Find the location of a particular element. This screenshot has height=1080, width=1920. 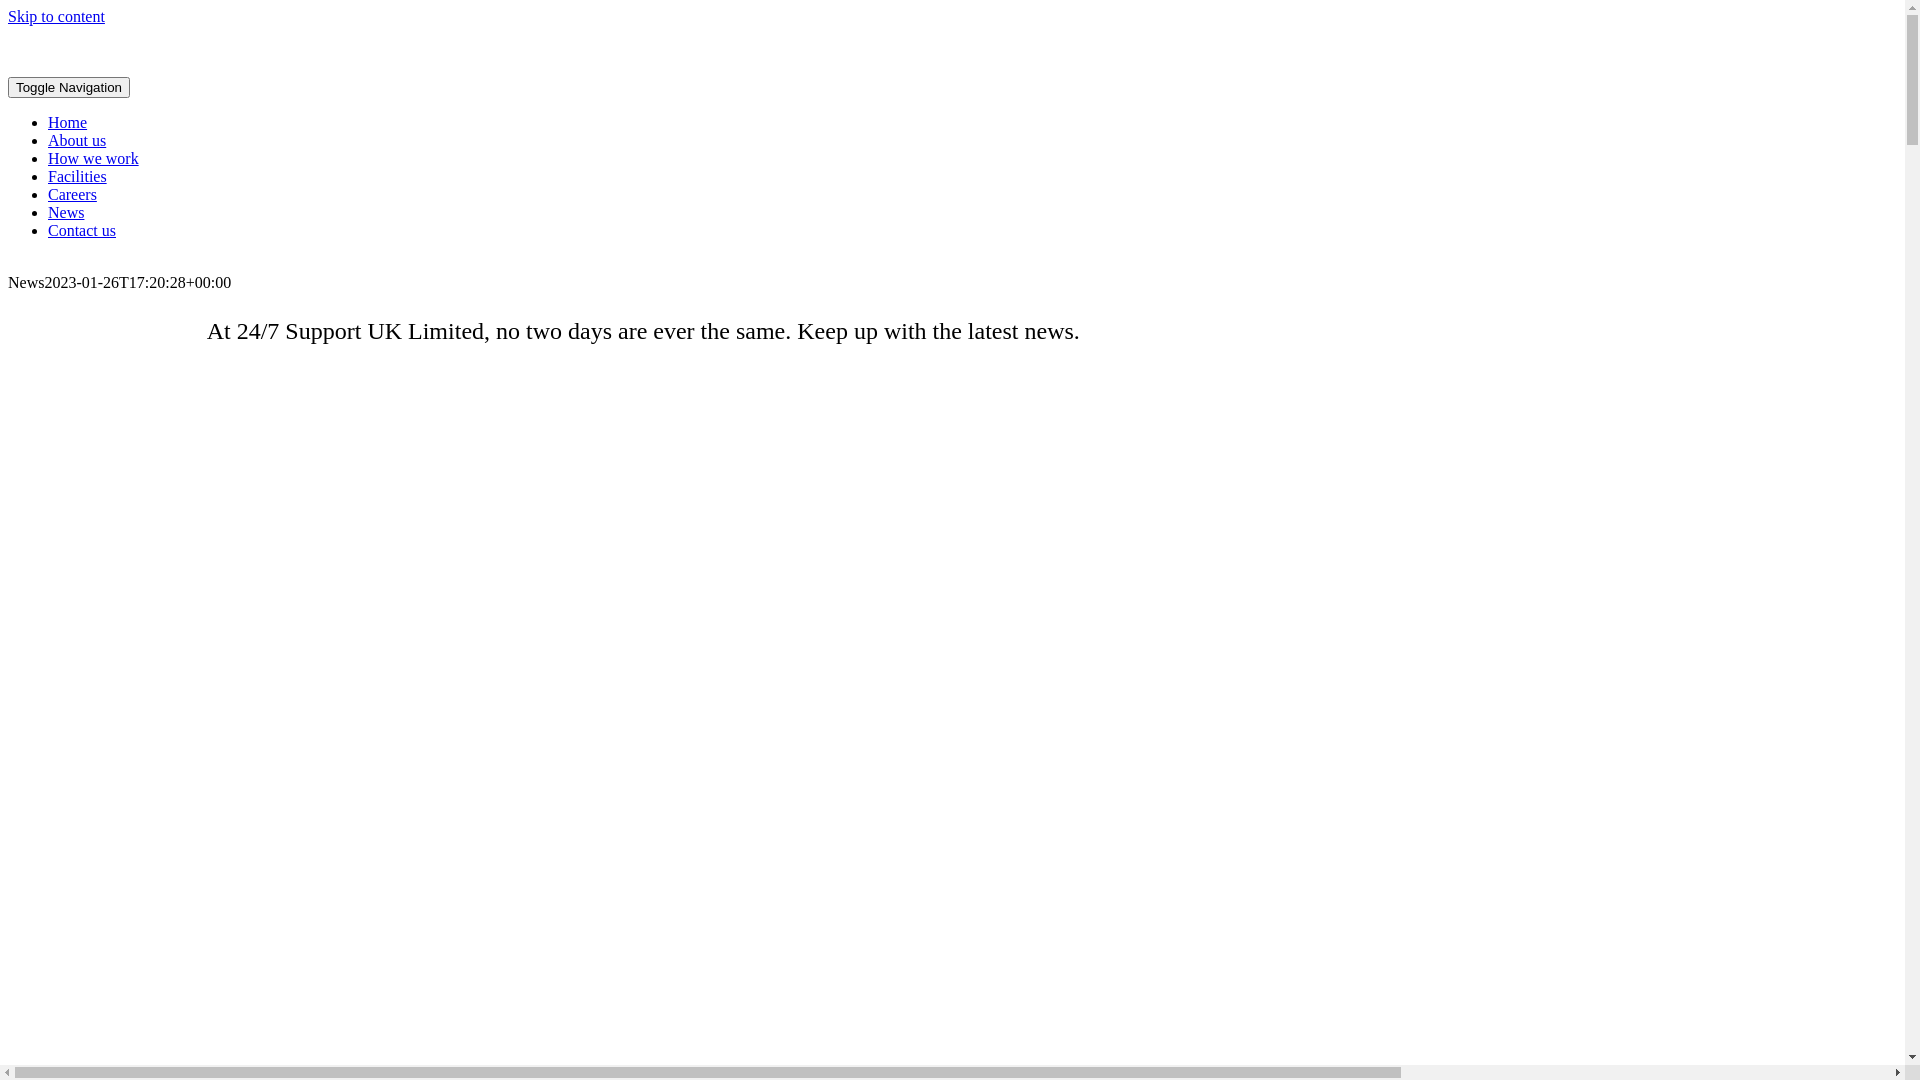

'Toggle Navigation' is located at coordinates (68, 86).